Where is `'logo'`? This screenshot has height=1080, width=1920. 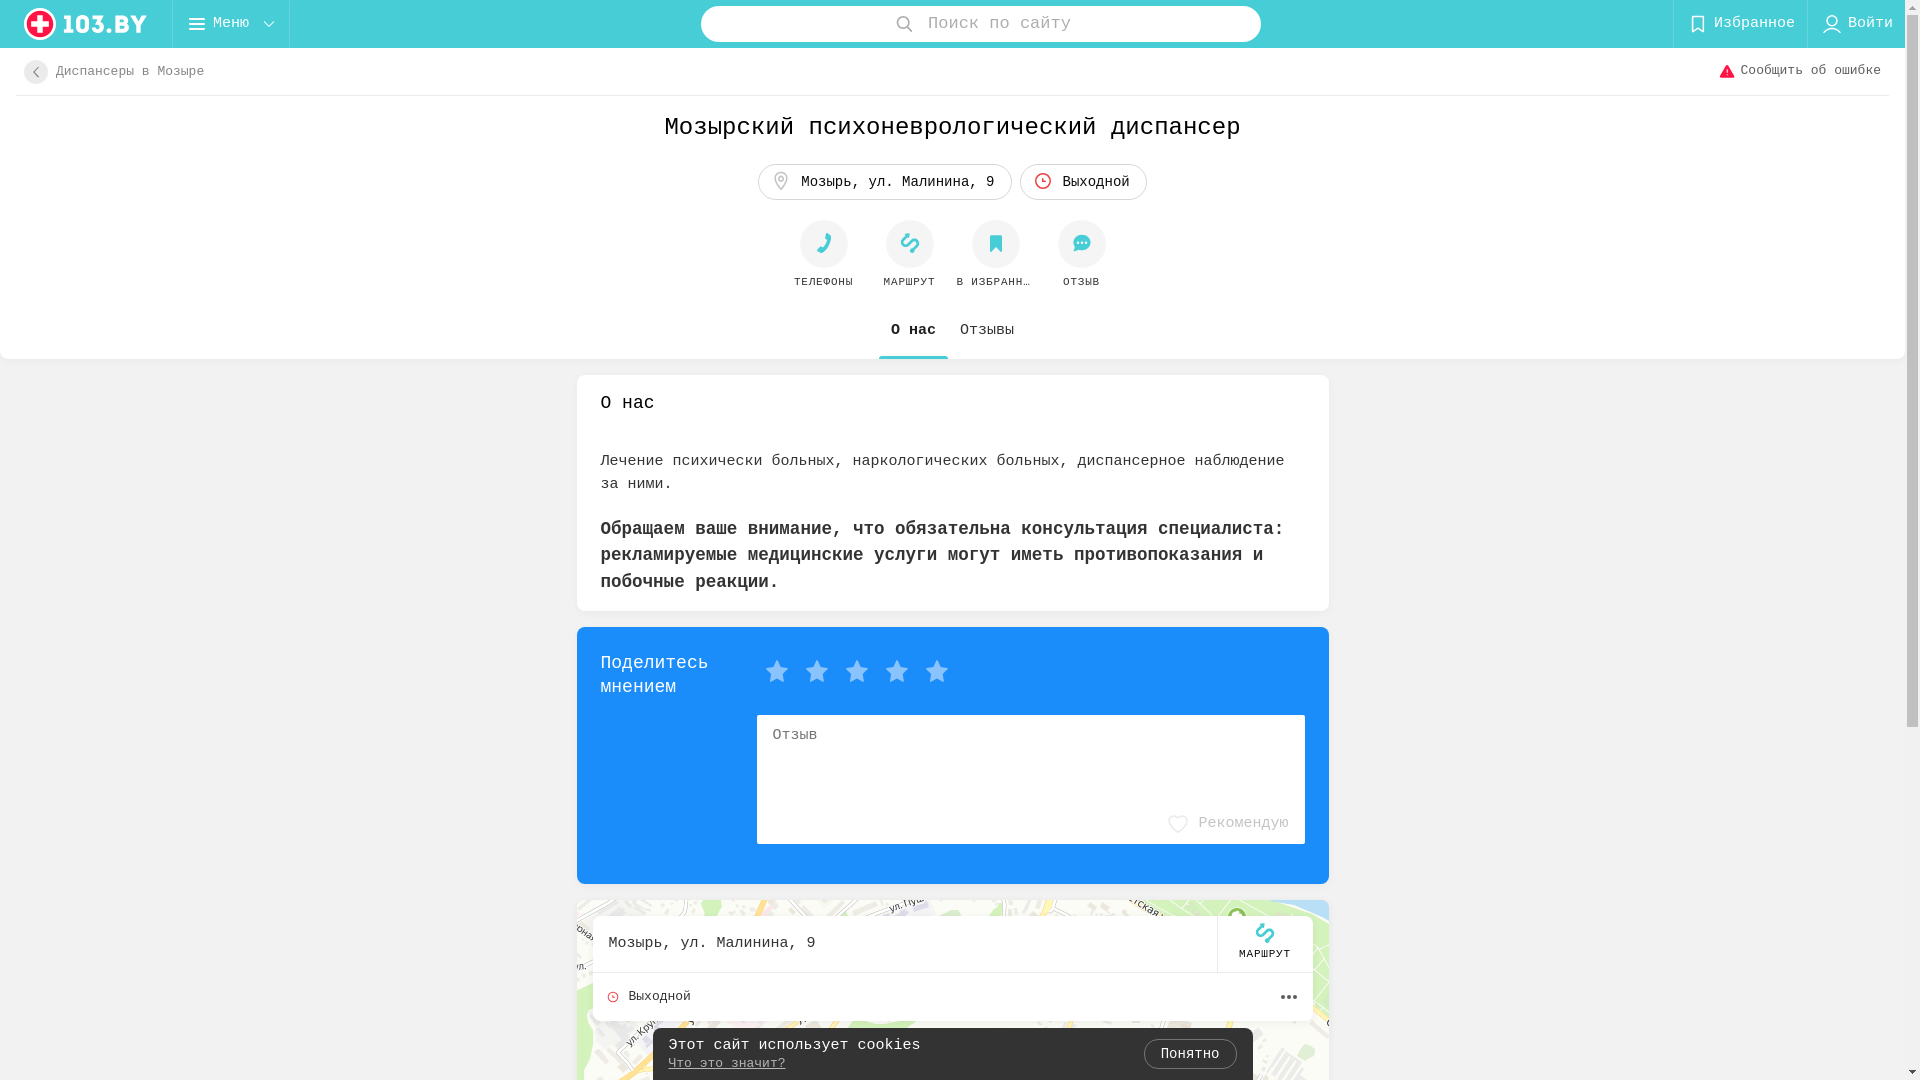 'logo' is located at coordinates (24, 23).